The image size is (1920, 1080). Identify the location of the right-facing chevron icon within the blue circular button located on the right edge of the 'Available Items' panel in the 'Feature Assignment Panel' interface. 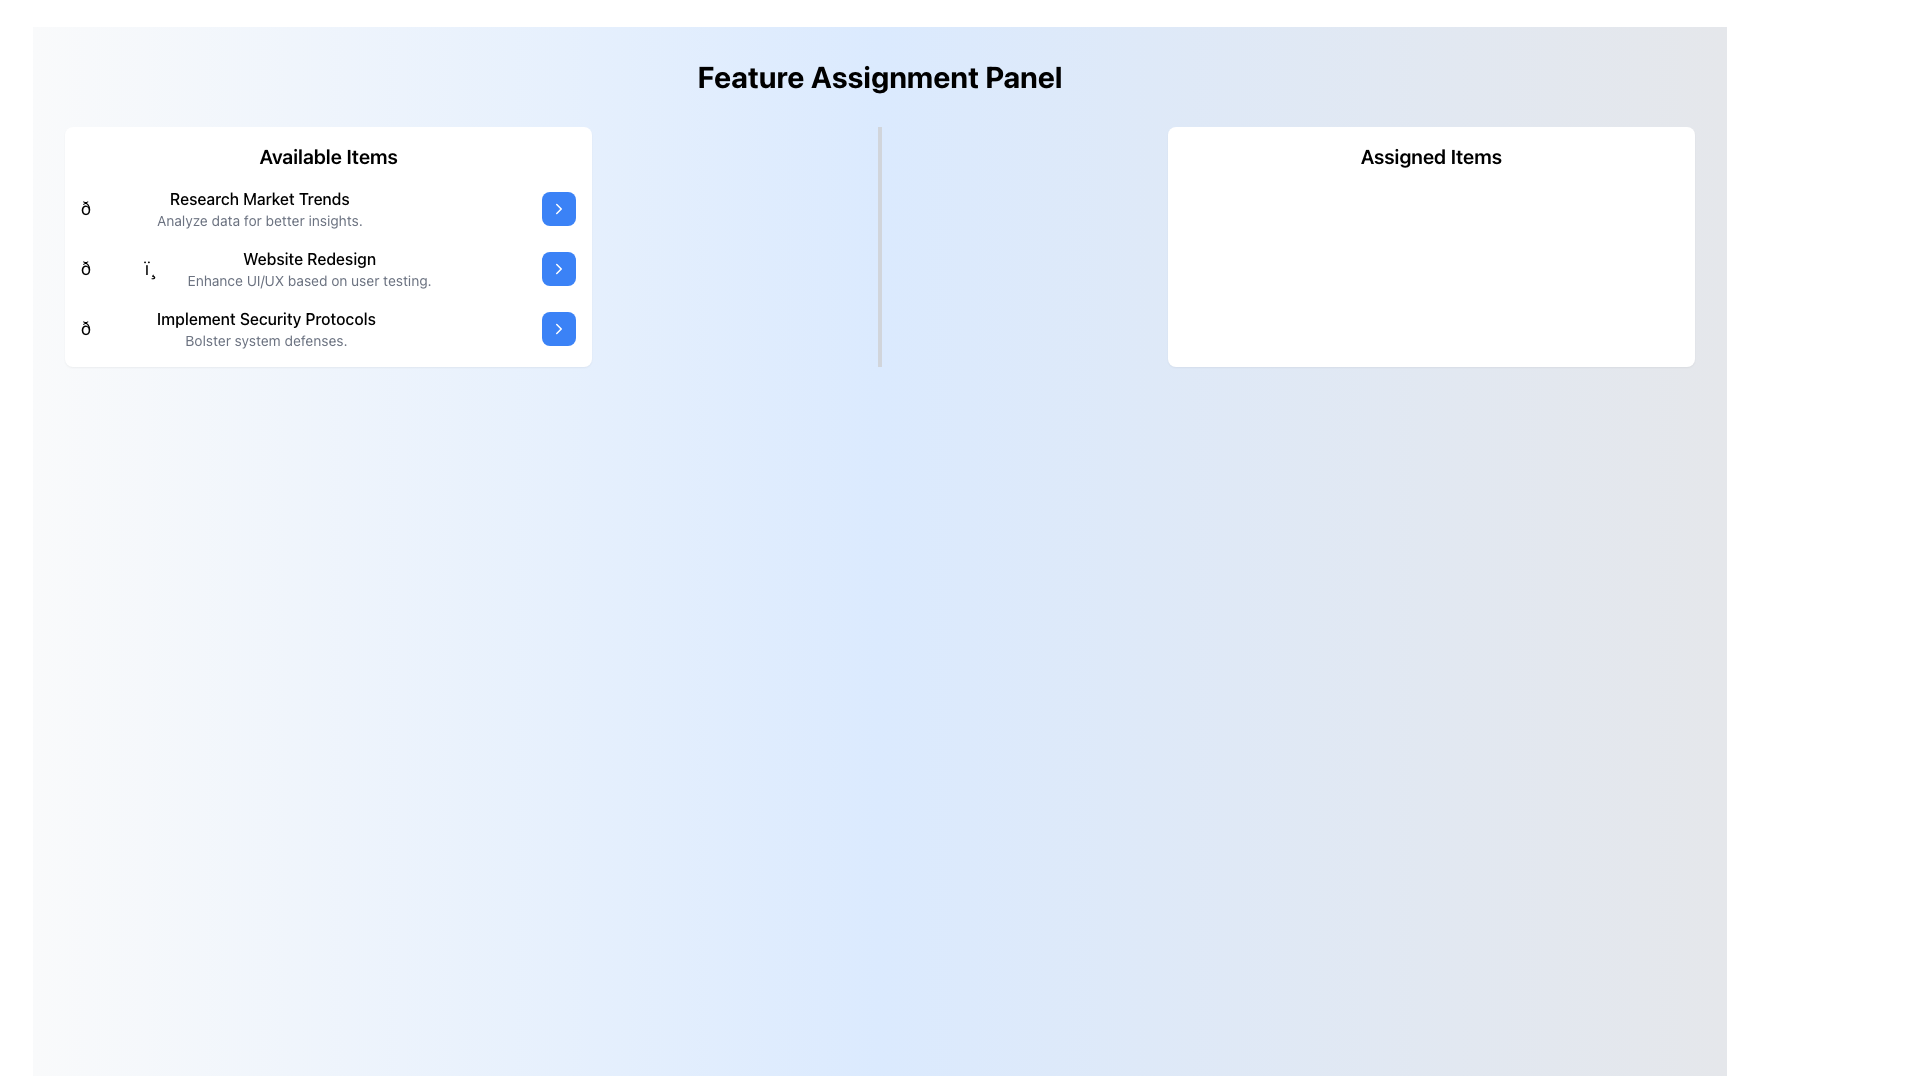
(559, 208).